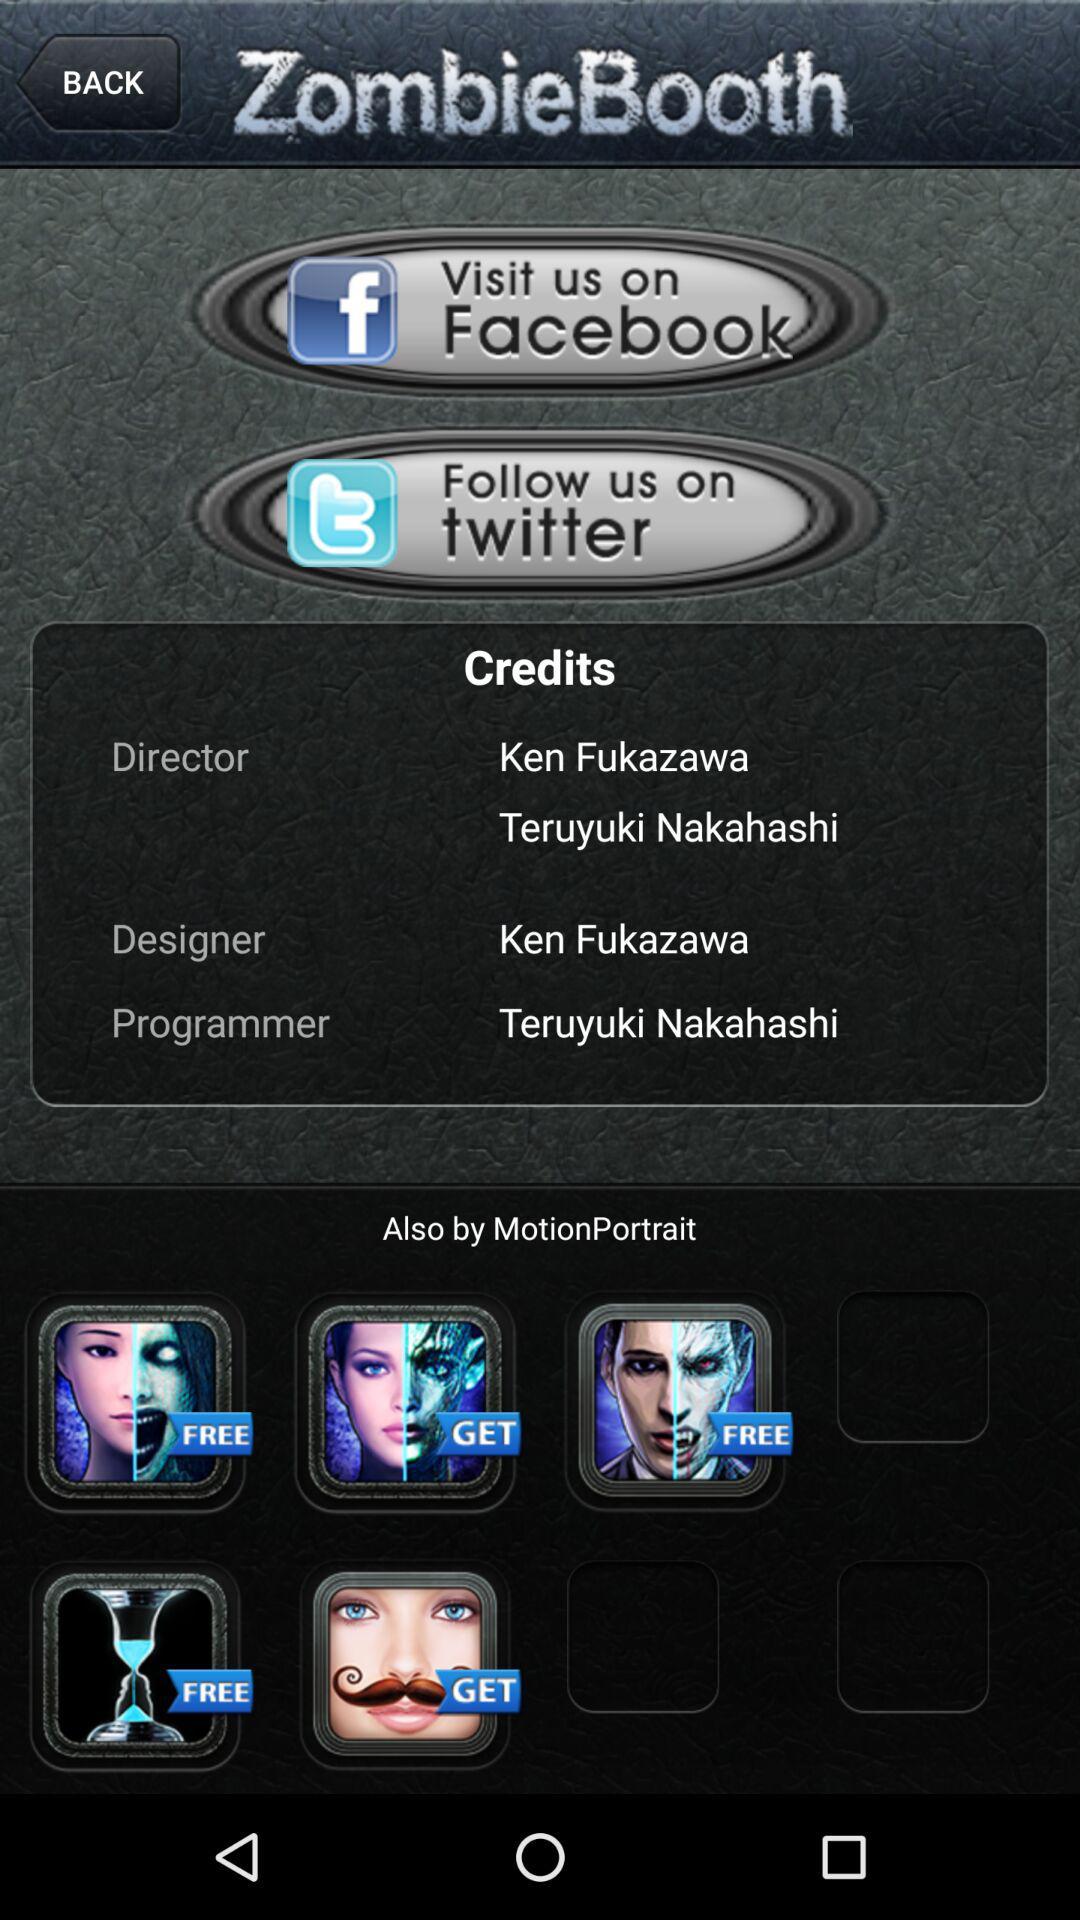 The width and height of the screenshot is (1080, 1920). I want to click on this image, so click(135, 1665).